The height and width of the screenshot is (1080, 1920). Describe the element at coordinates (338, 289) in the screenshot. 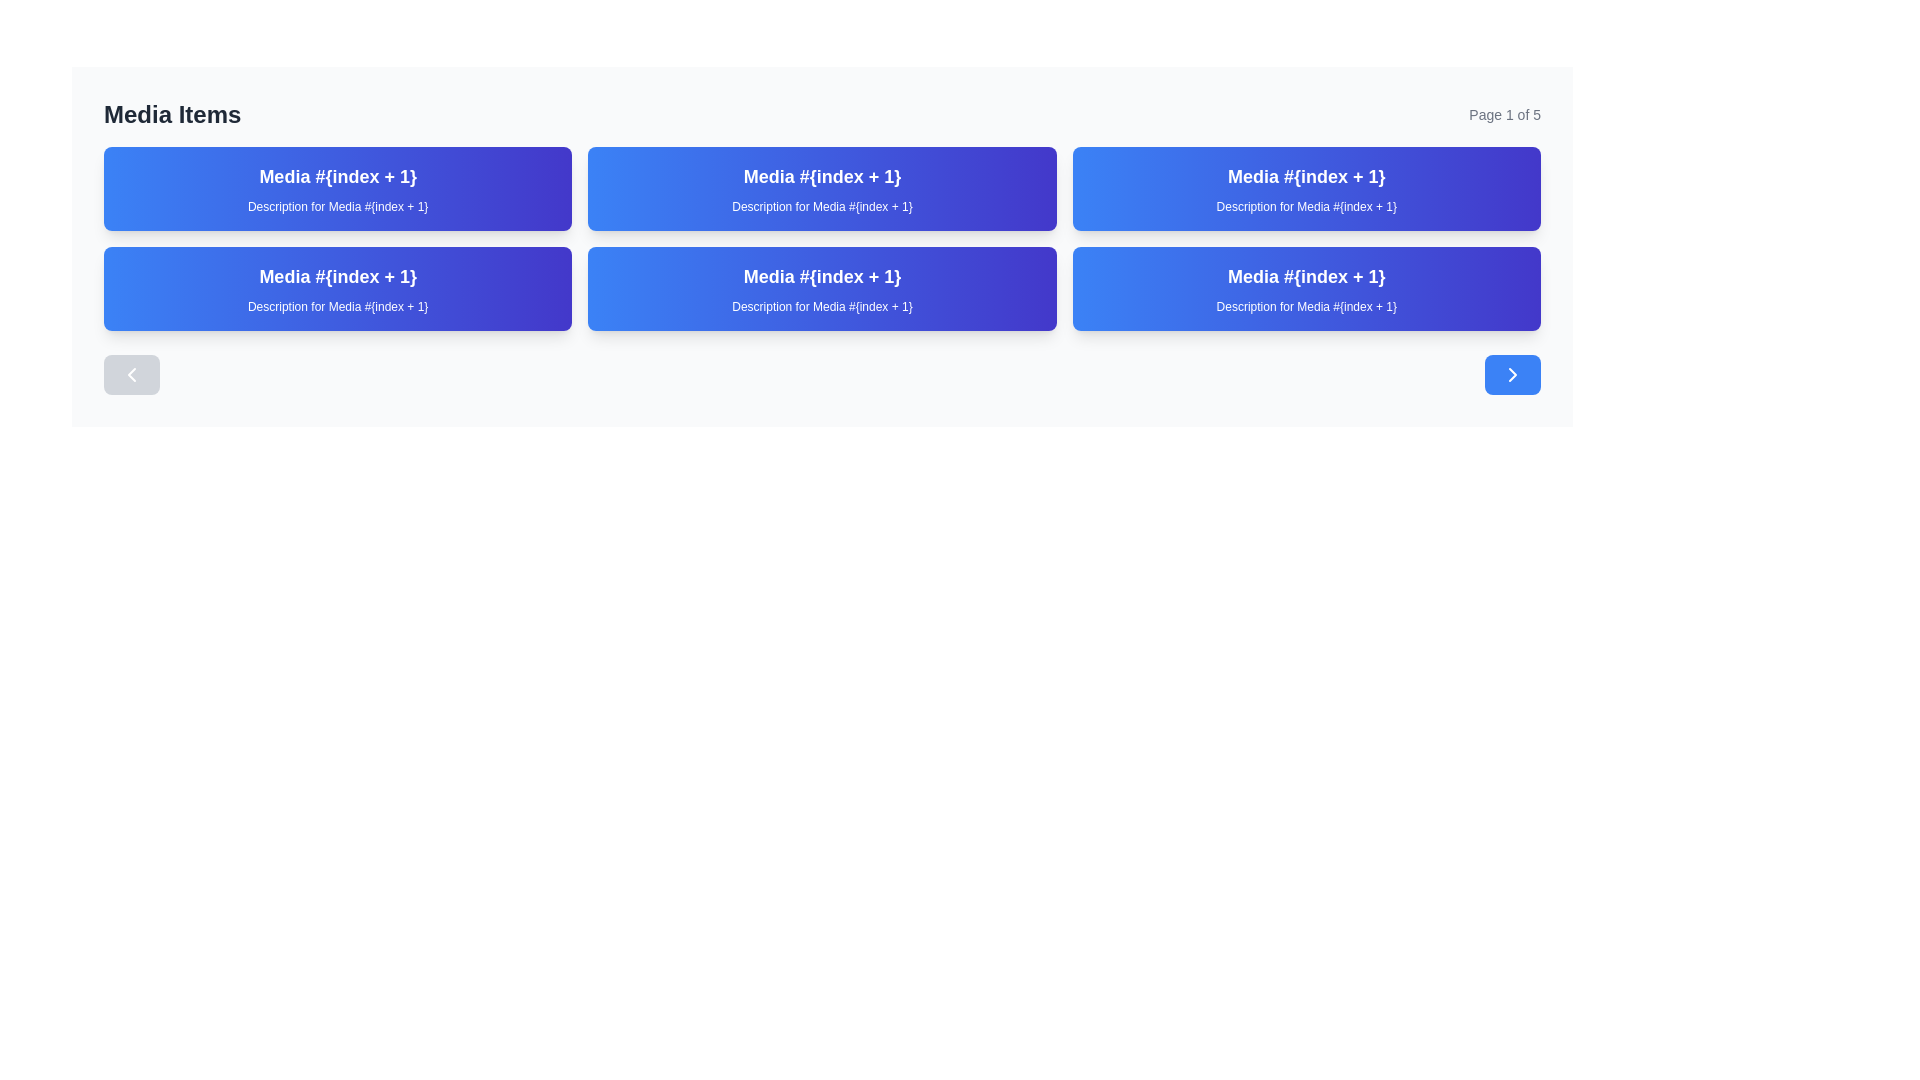

I see `the Card component displaying the title 'Media #{index + 1}' and description 'Description for Media #{index + 1}', which is the first card in the second row of a grid layout` at that location.